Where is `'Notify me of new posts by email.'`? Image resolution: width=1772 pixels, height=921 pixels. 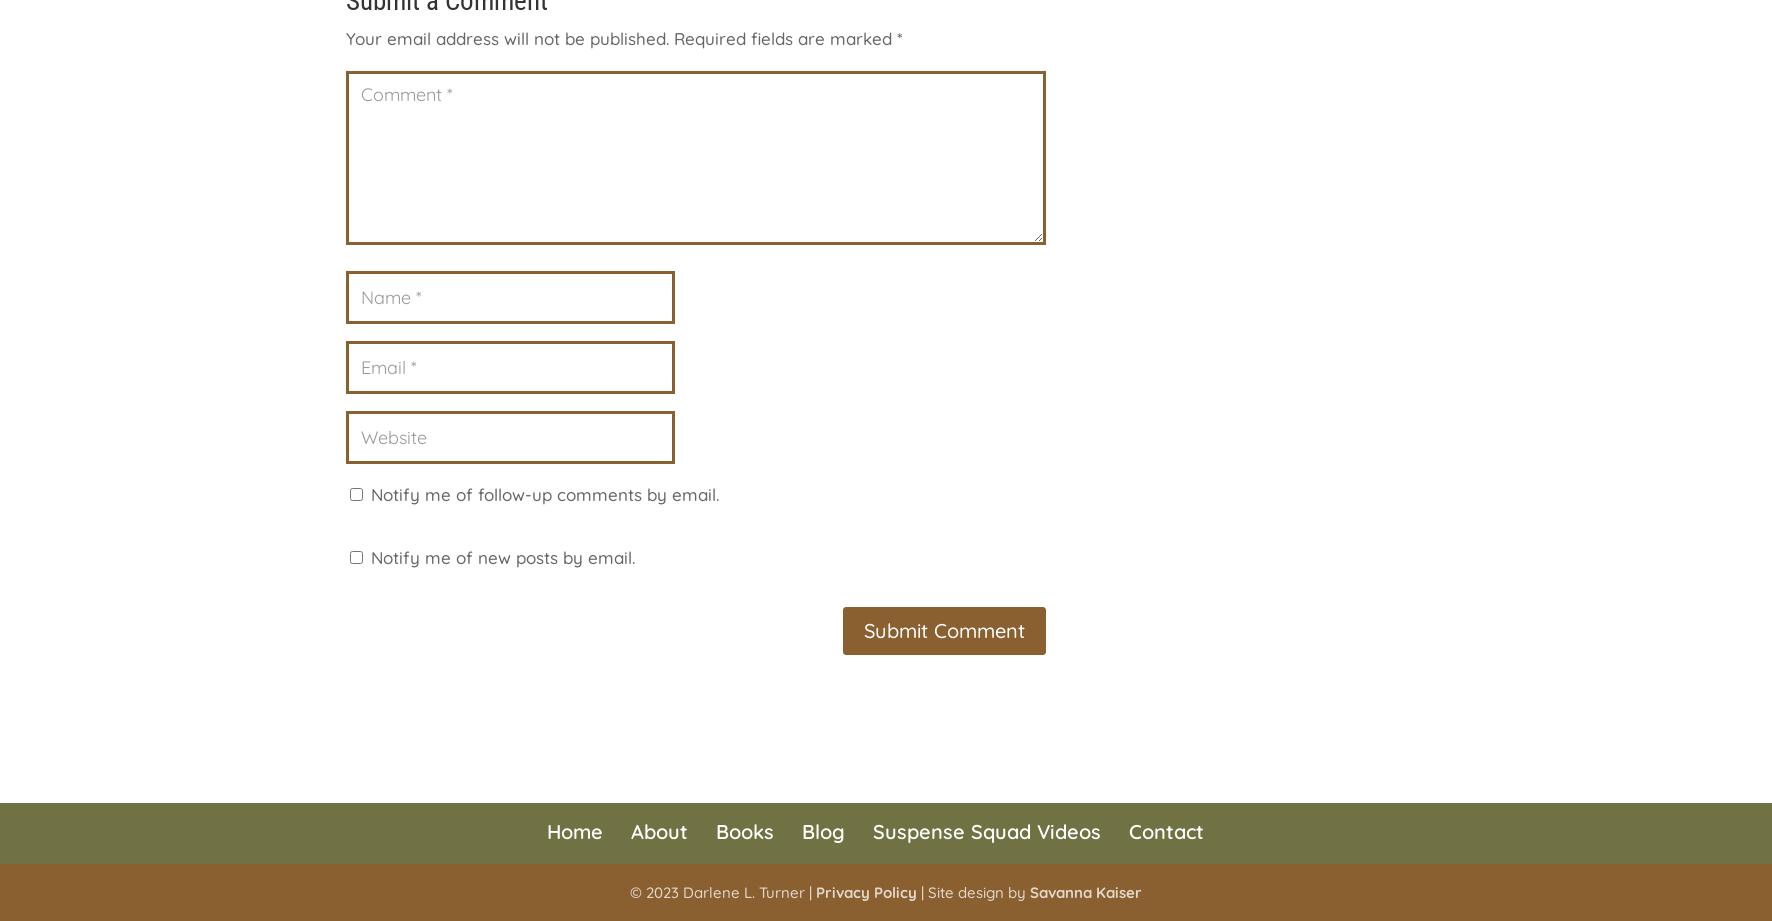 'Notify me of new posts by email.' is located at coordinates (502, 556).